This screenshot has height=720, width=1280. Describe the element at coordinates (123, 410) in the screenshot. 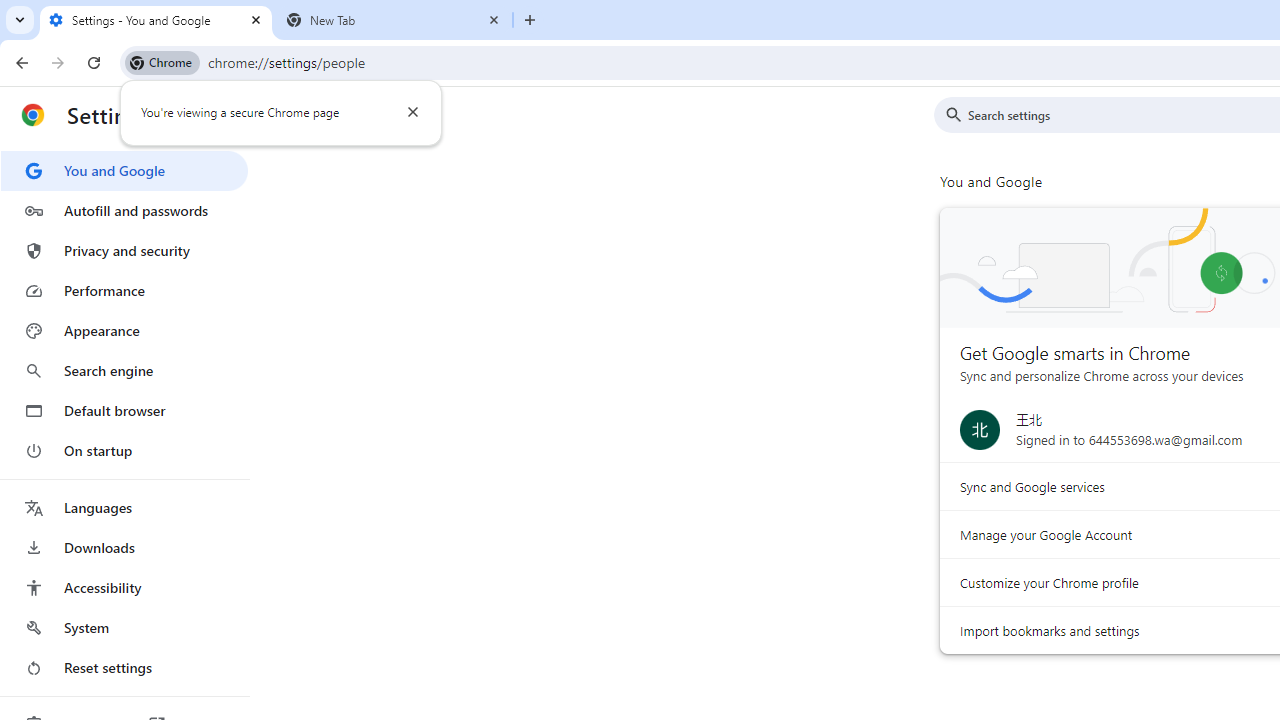

I see `'Default browser'` at that location.